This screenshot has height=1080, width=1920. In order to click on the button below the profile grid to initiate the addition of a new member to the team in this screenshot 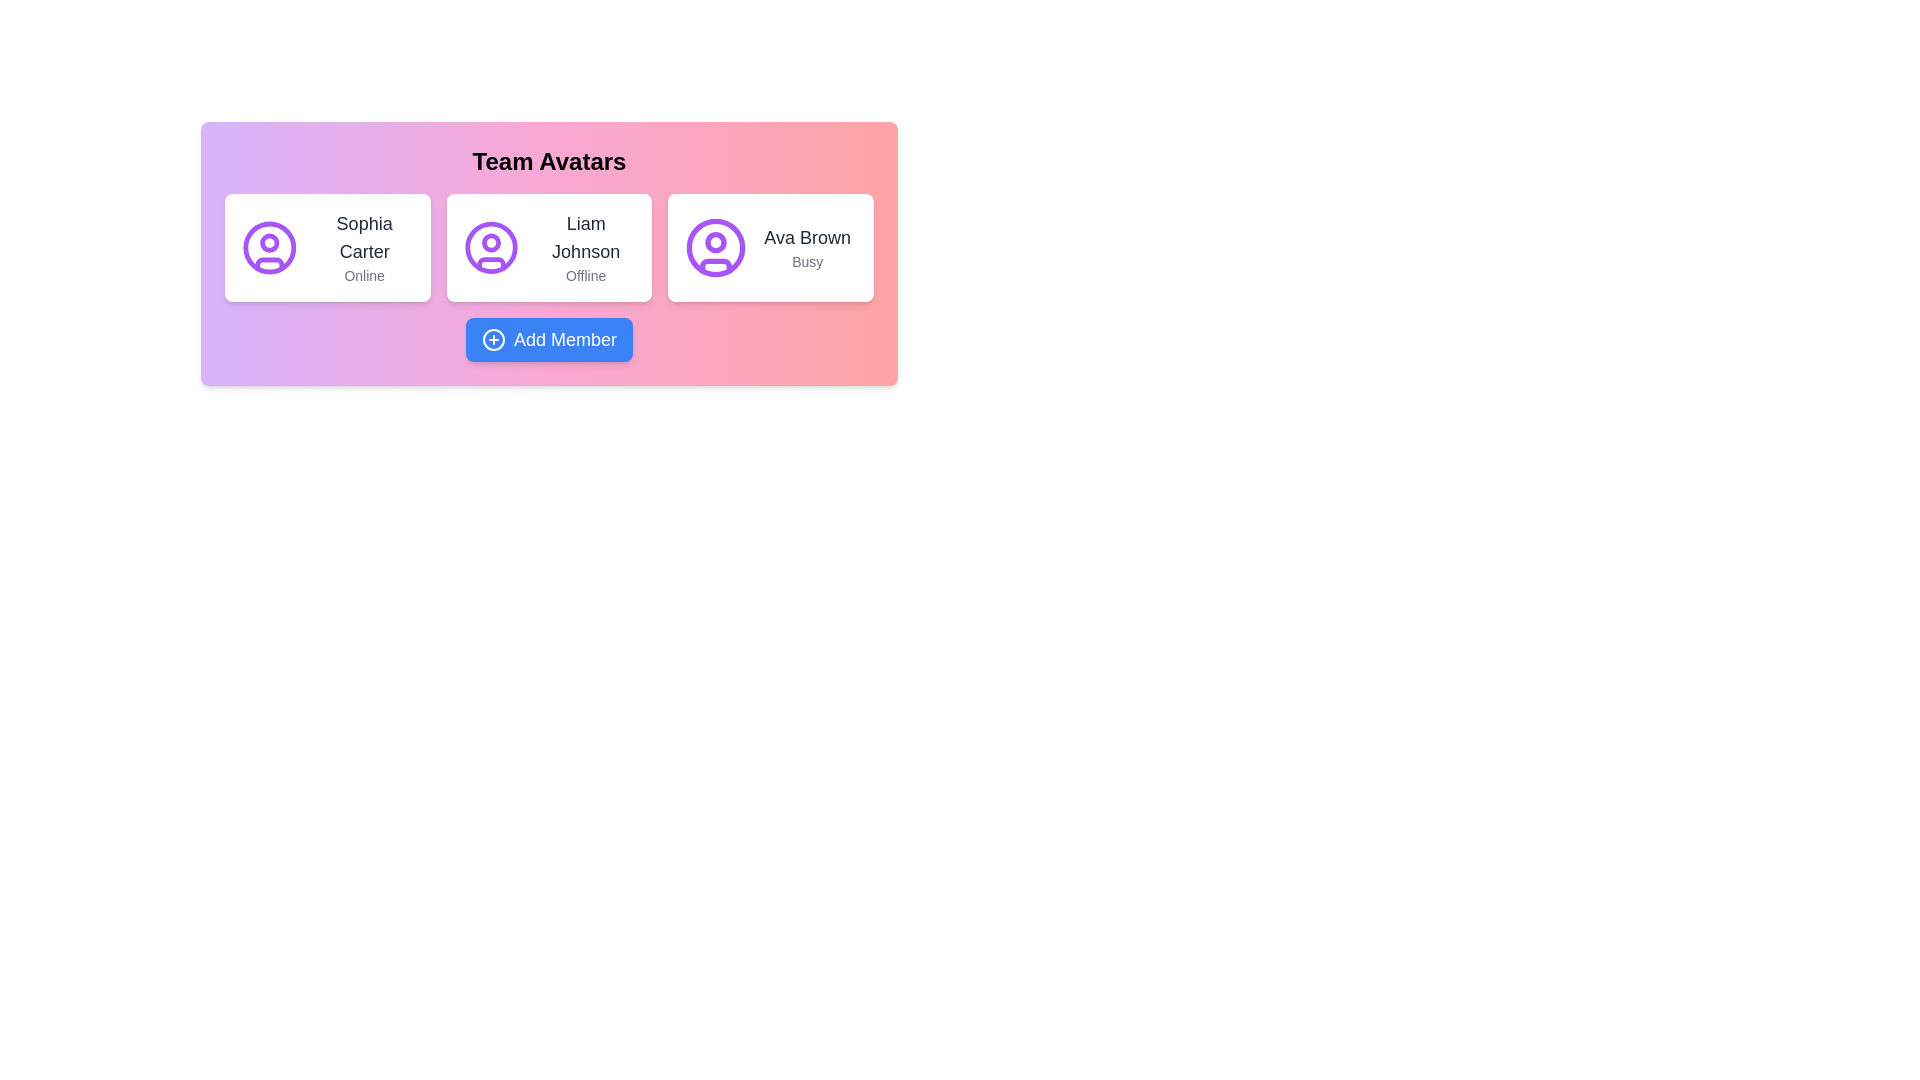, I will do `click(549, 338)`.